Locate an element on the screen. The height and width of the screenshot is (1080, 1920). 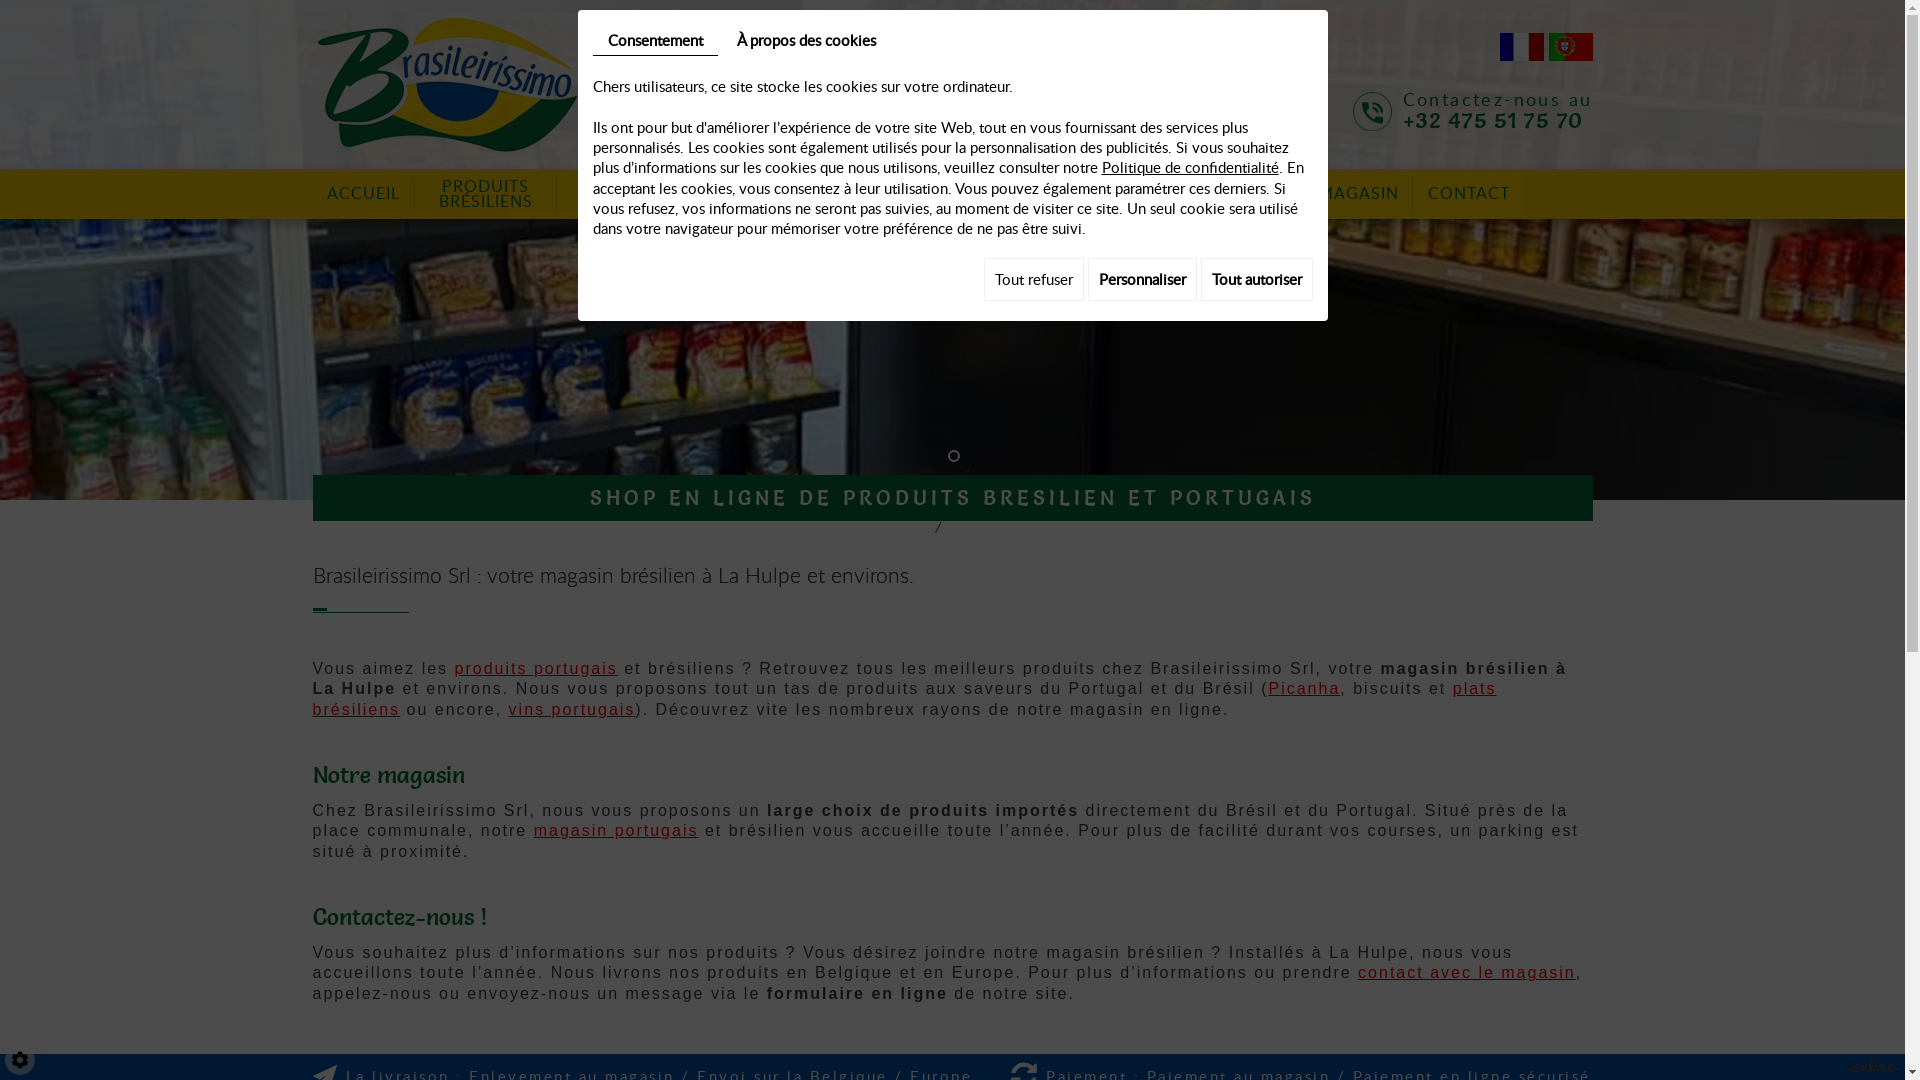
'LE MAGASIN' is located at coordinates (1346, 193).